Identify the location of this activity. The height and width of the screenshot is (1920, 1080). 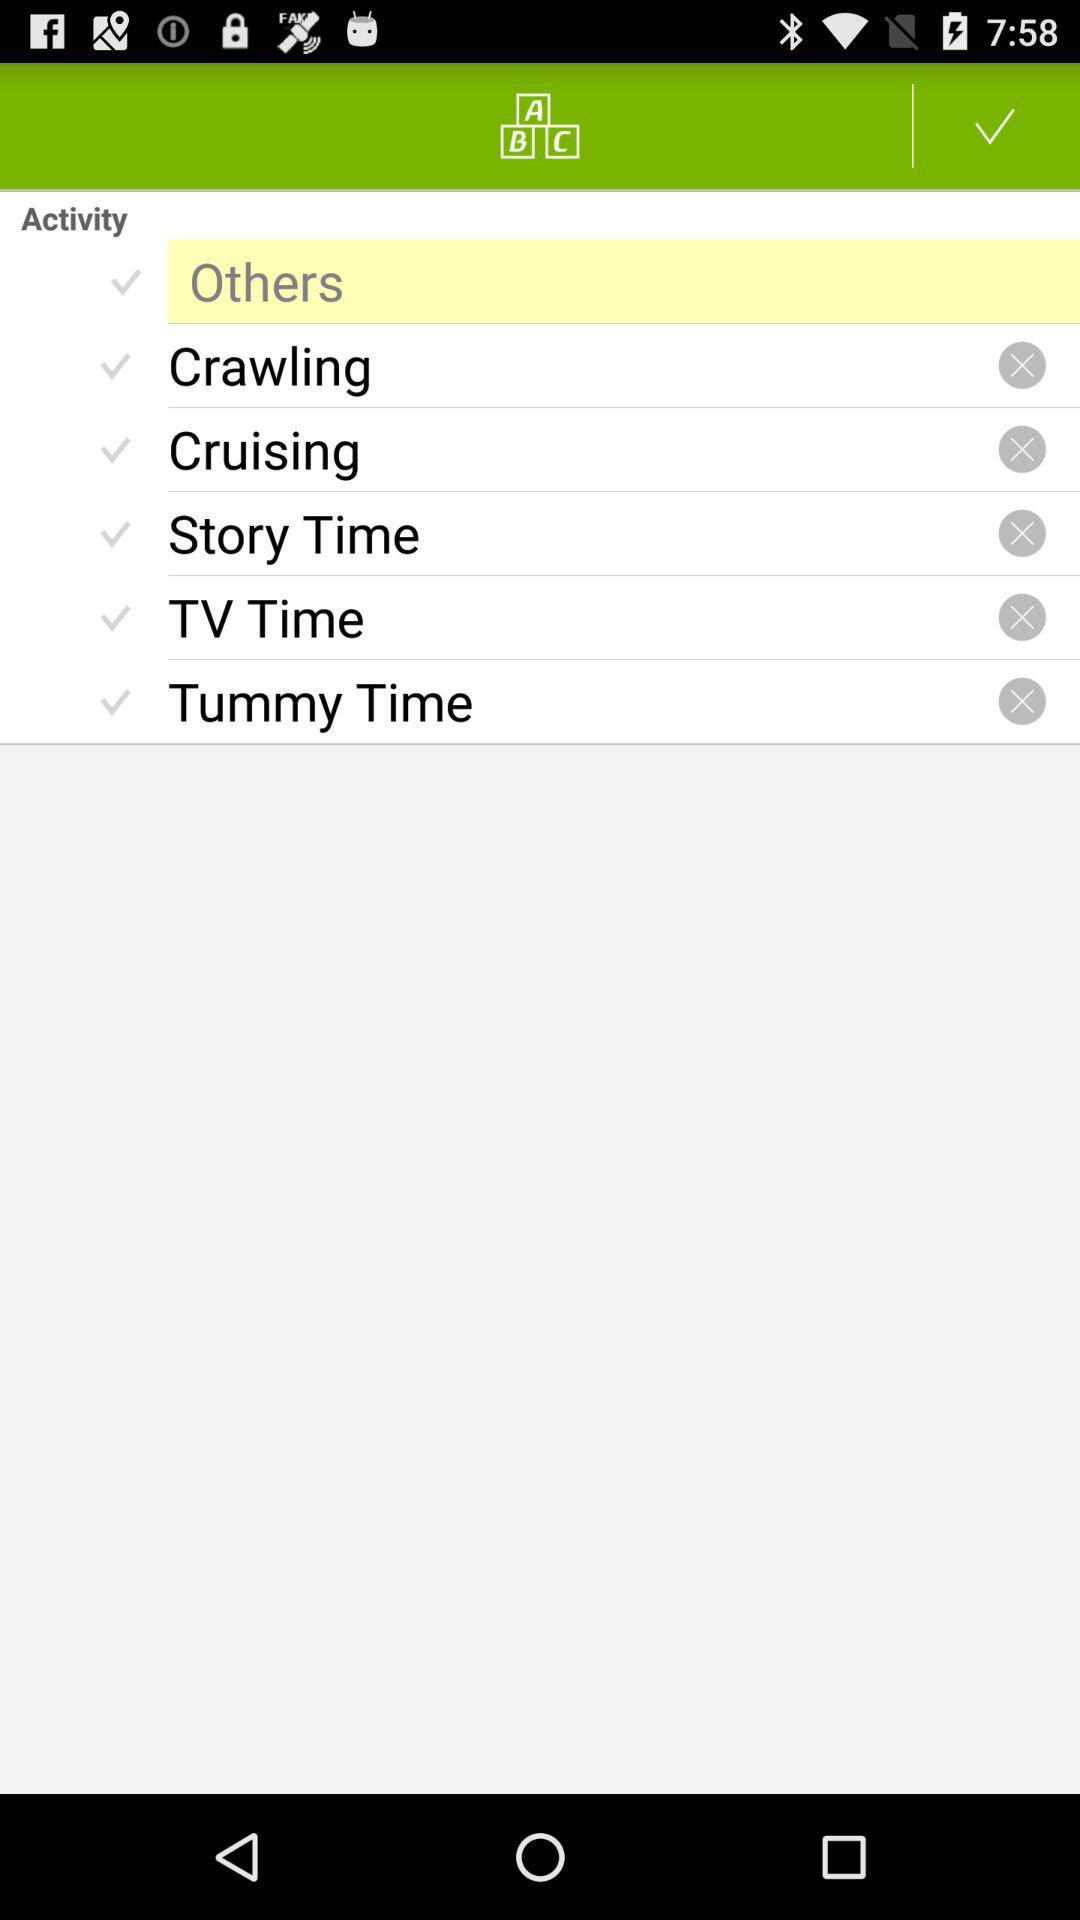
(1022, 533).